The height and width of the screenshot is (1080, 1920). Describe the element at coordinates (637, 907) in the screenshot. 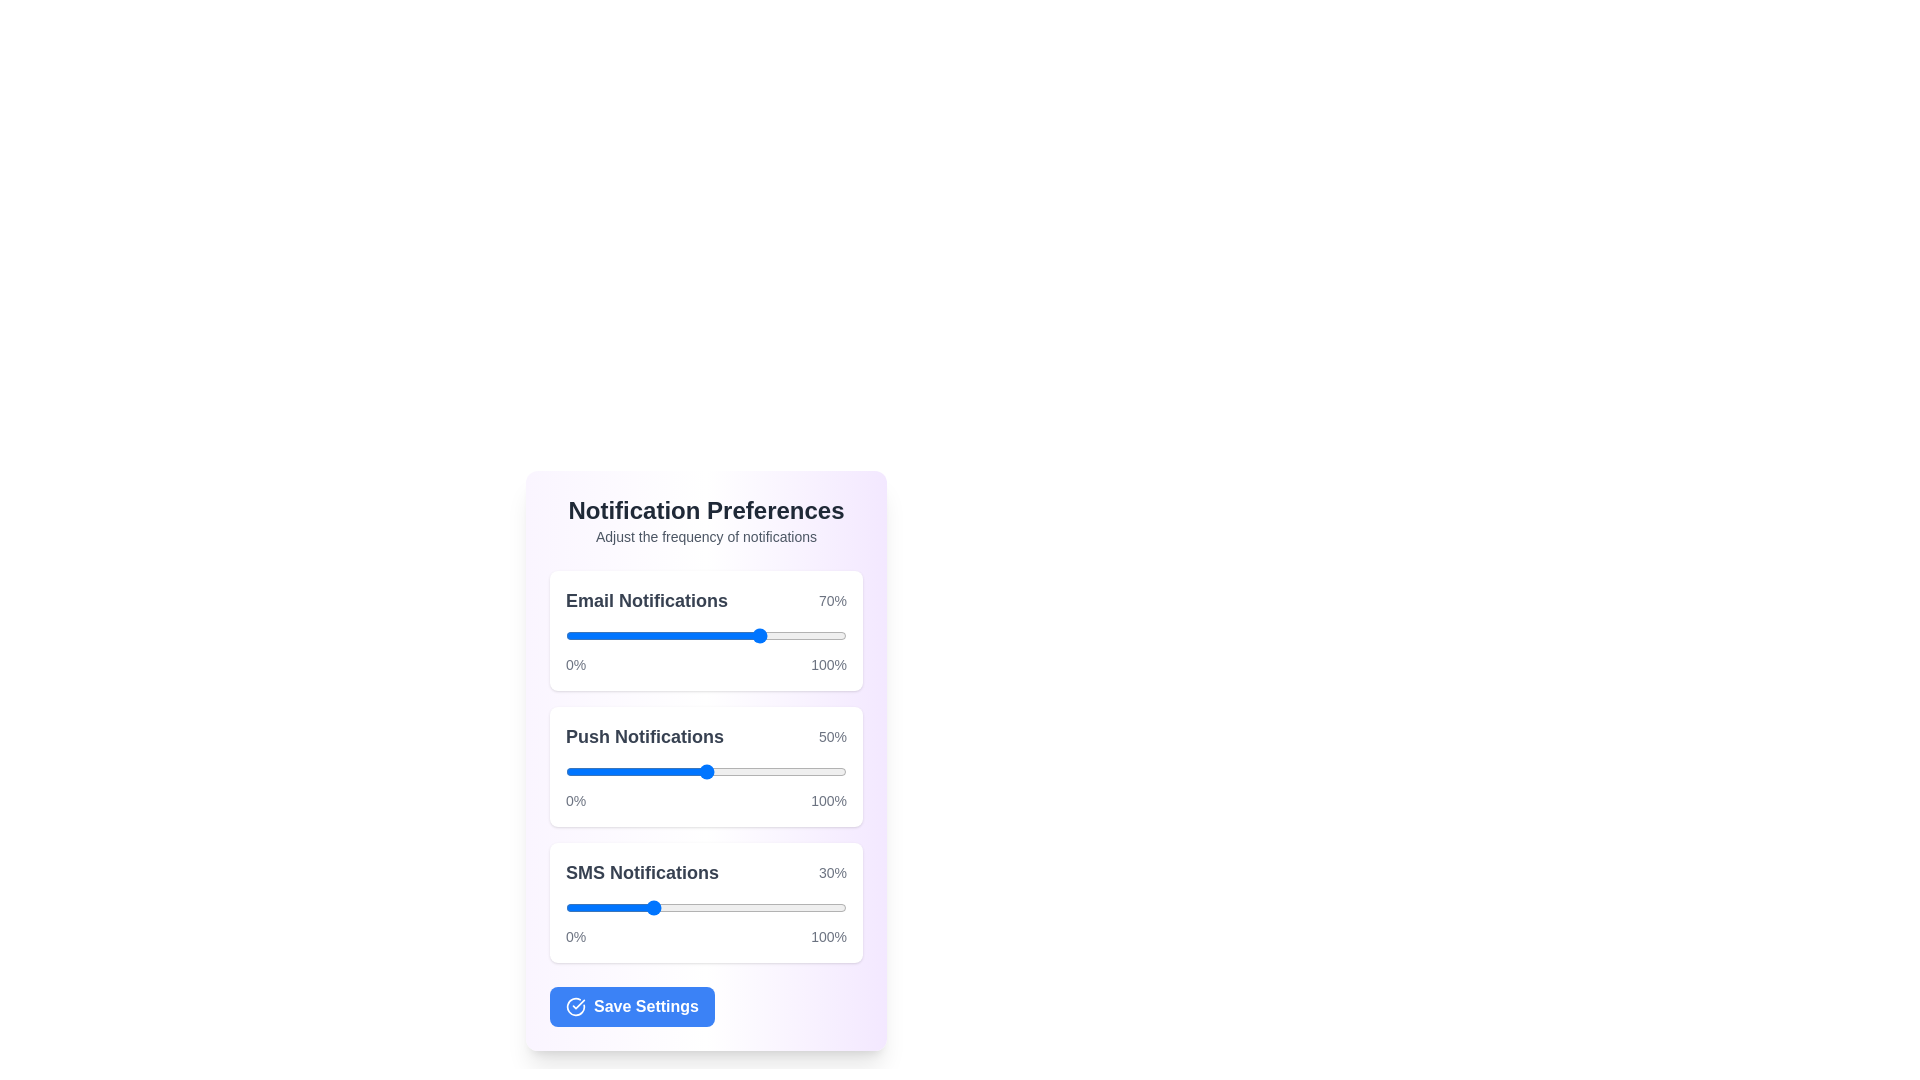

I see `the SMS Notifications slider` at that location.